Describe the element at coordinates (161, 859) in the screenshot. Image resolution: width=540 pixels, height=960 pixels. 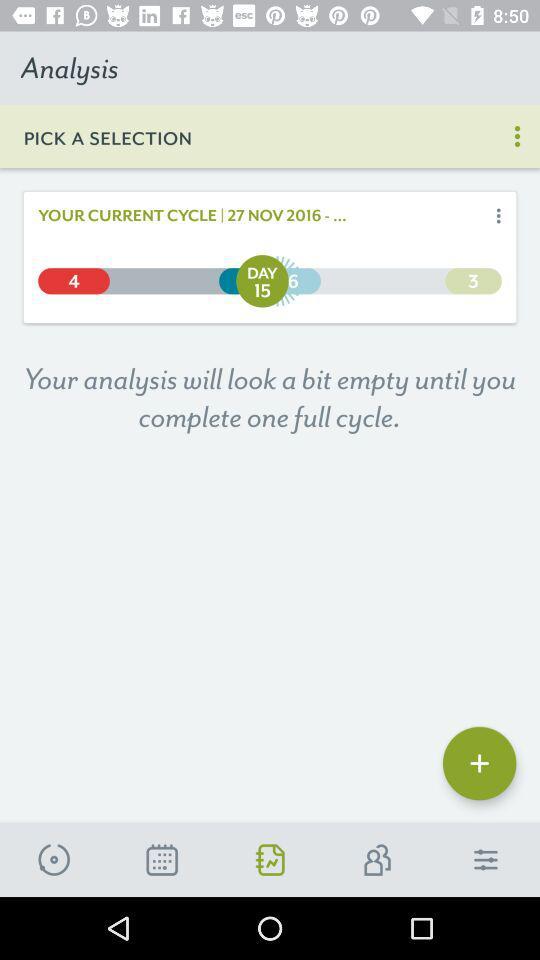
I see `the description icon` at that location.